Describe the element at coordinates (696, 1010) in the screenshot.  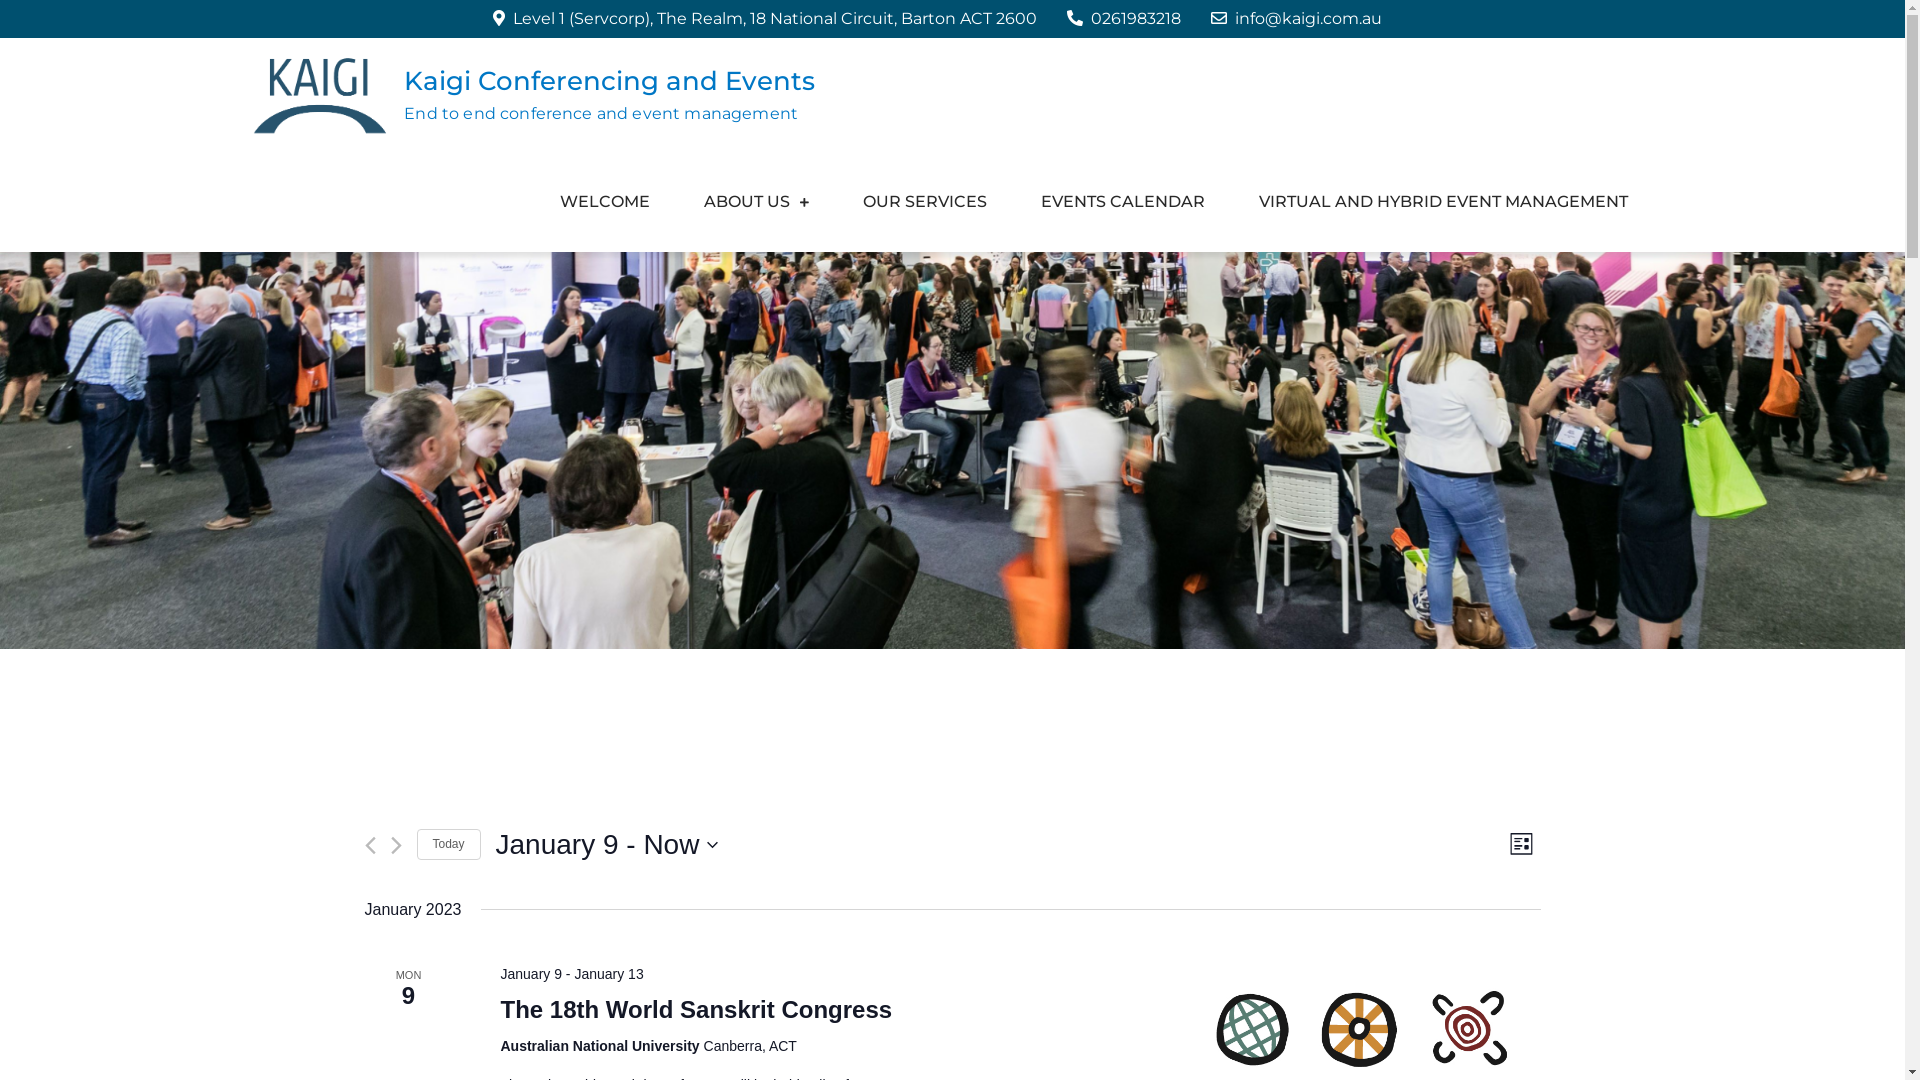
I see `'The 18th World Sanskrit Congress'` at that location.